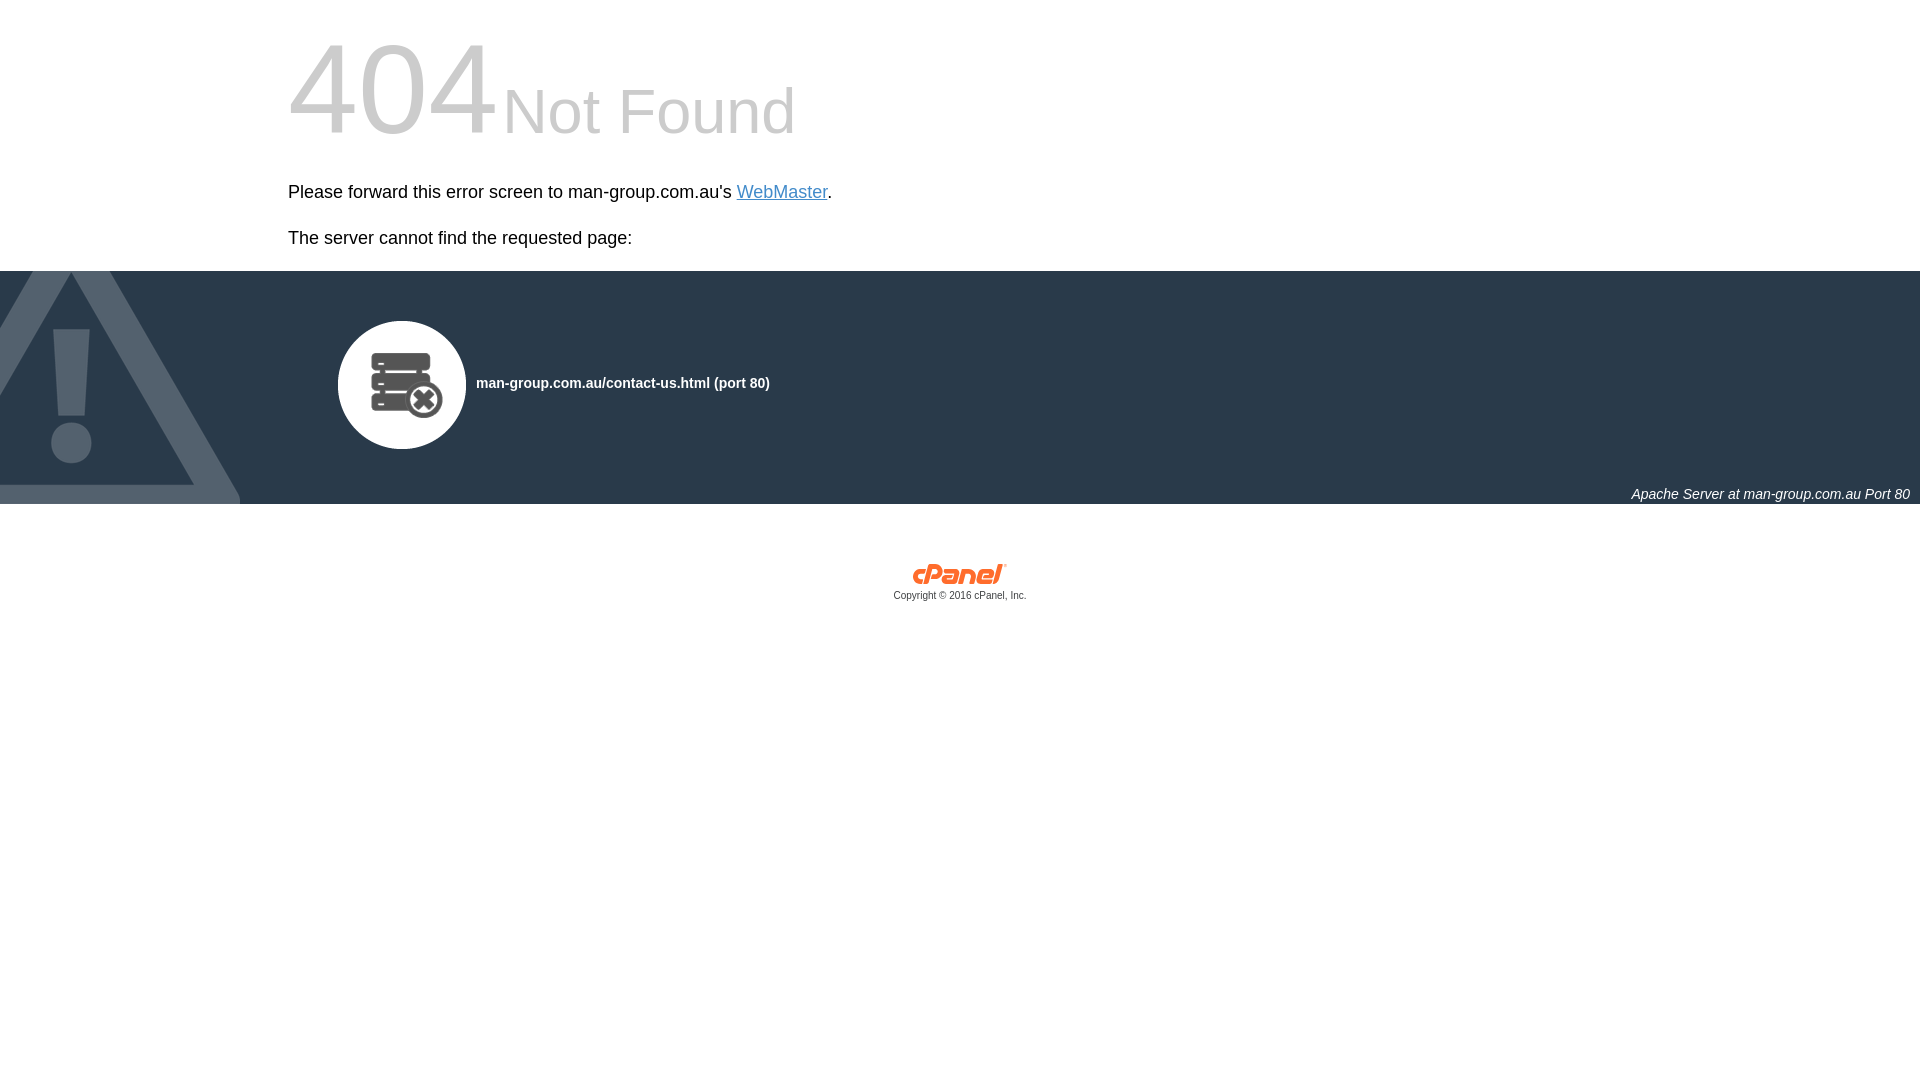 The width and height of the screenshot is (1920, 1080). What do you see at coordinates (781, 192) in the screenshot?
I see `'WebMaster'` at bounding box center [781, 192].